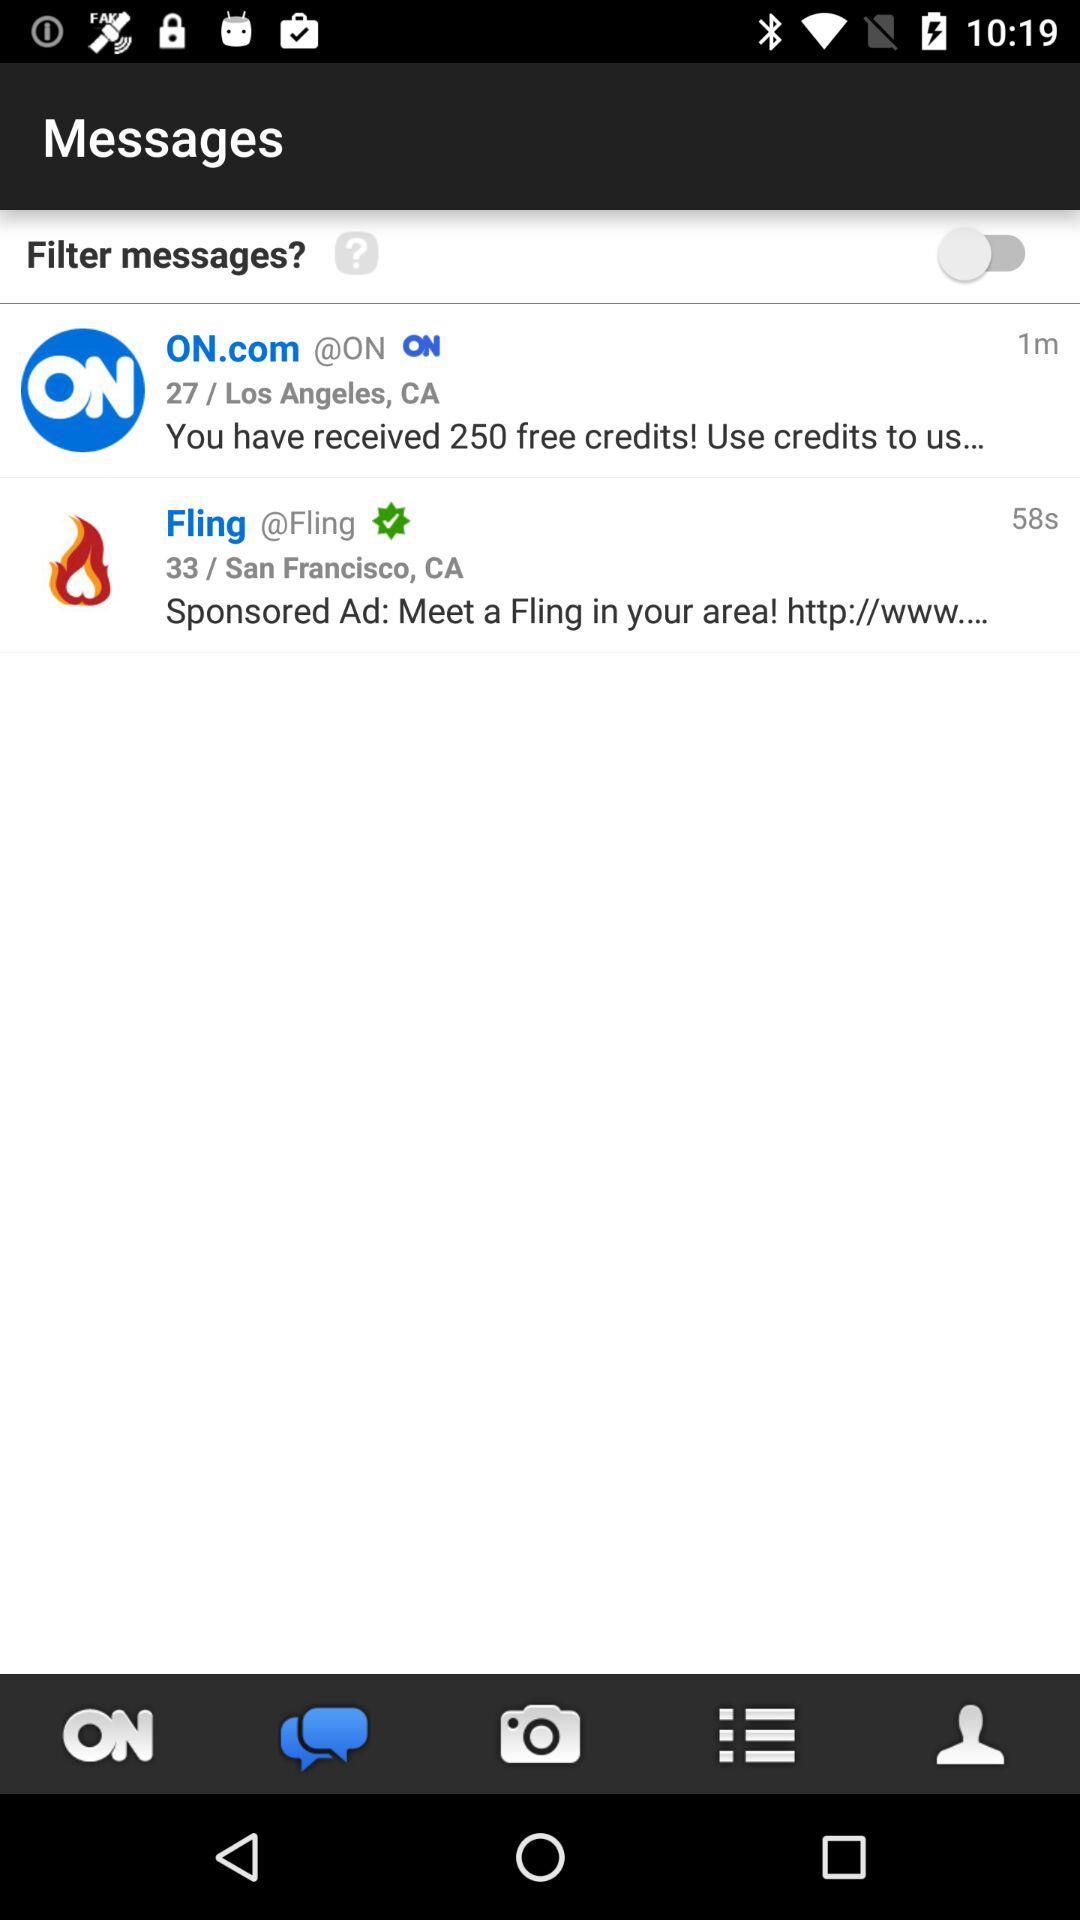  What do you see at coordinates (1034, 517) in the screenshot?
I see `58s` at bounding box center [1034, 517].